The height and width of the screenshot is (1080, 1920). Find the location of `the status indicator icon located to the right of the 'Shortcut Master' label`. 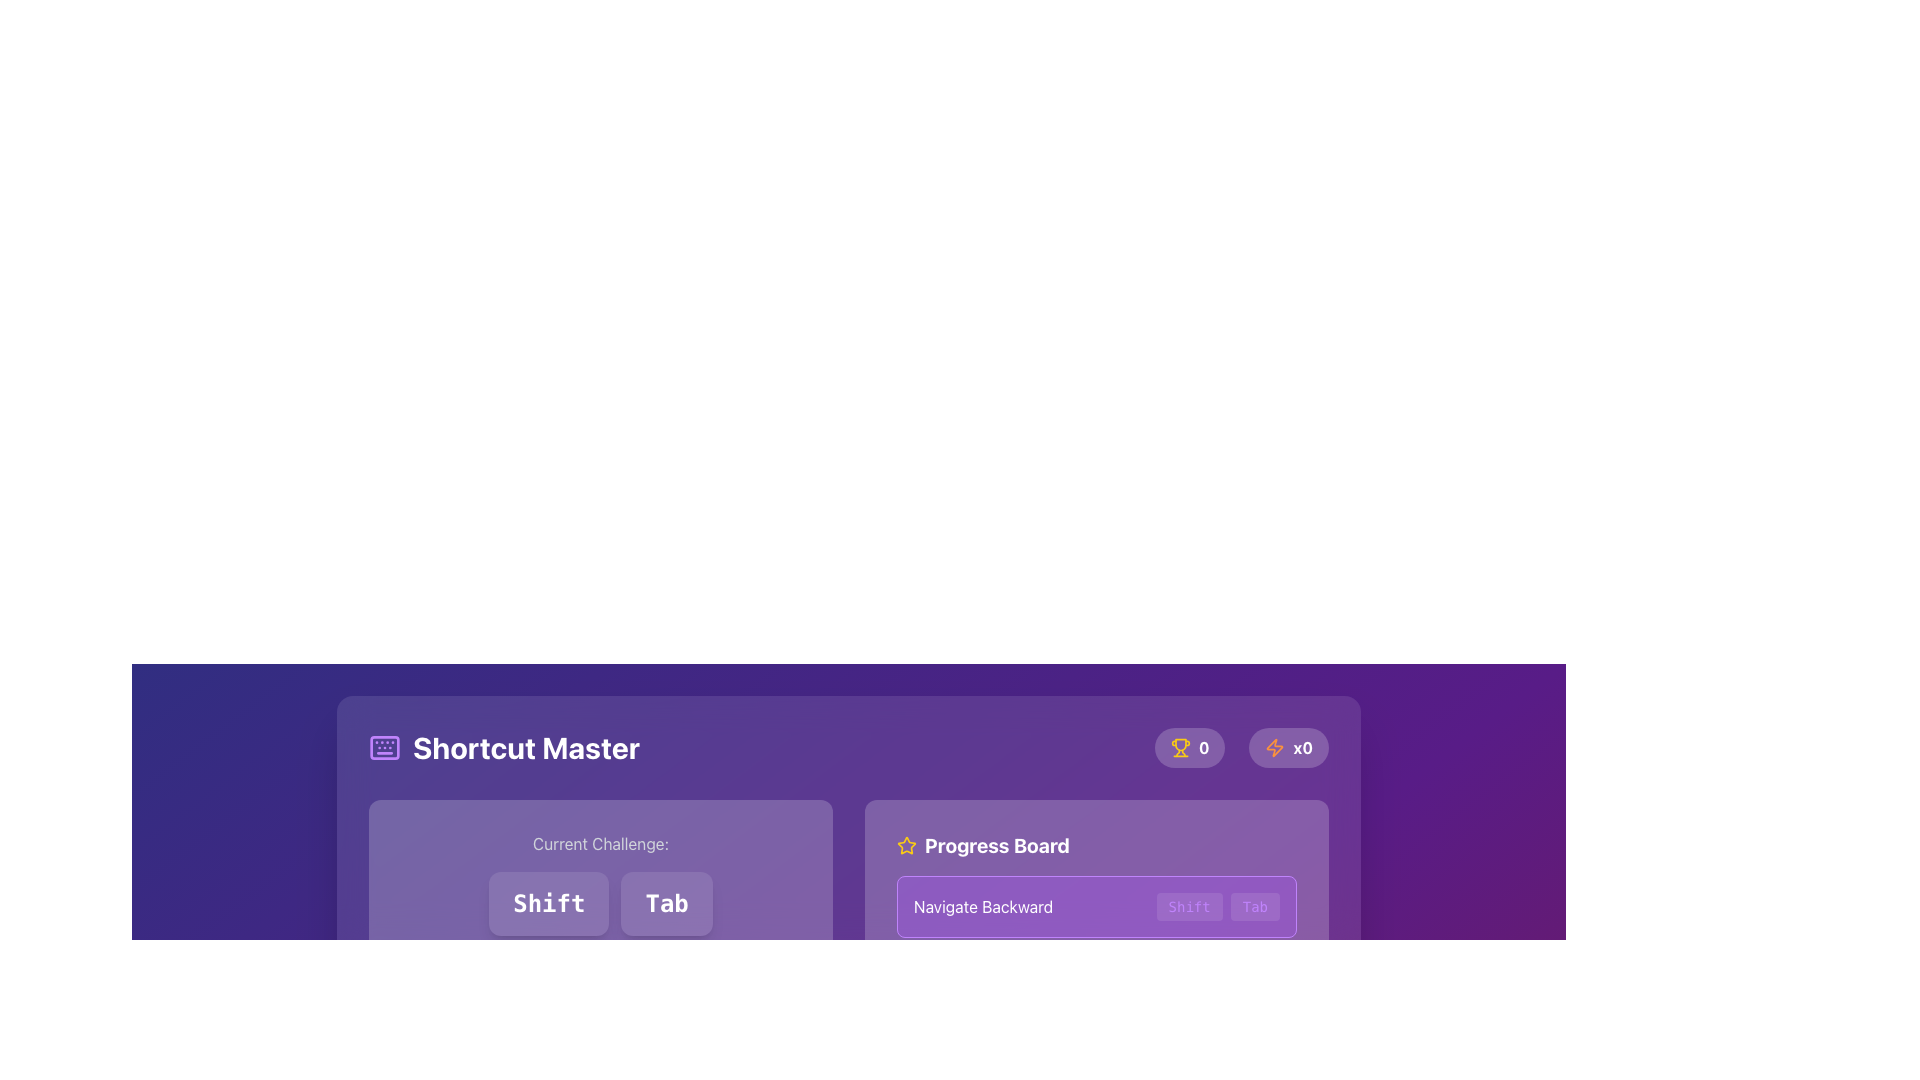

the status indicator icon located to the right of the 'Shortcut Master' label is located at coordinates (1240, 748).